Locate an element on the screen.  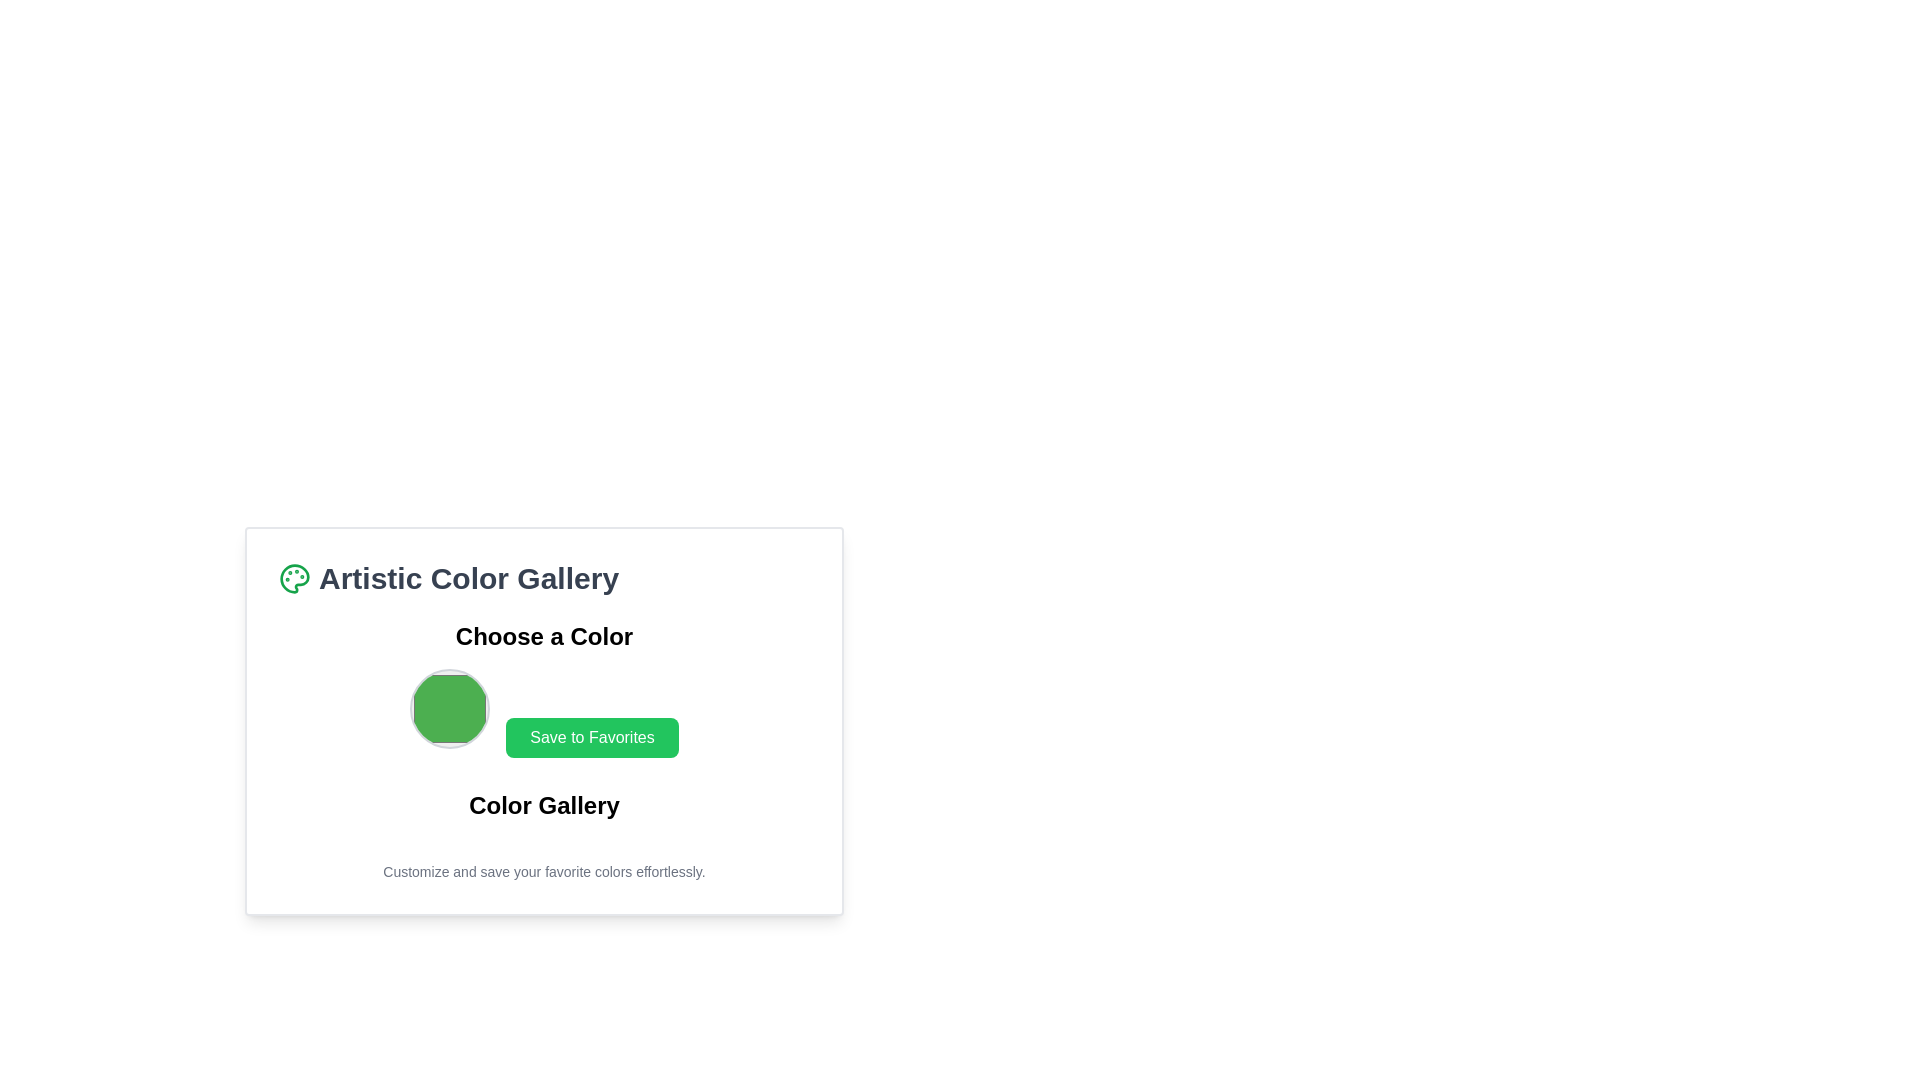
the green palette icon that represents an artist's palette, located at the beginning of the heading 'Artistic Color Gallery' is located at coordinates (293, 578).